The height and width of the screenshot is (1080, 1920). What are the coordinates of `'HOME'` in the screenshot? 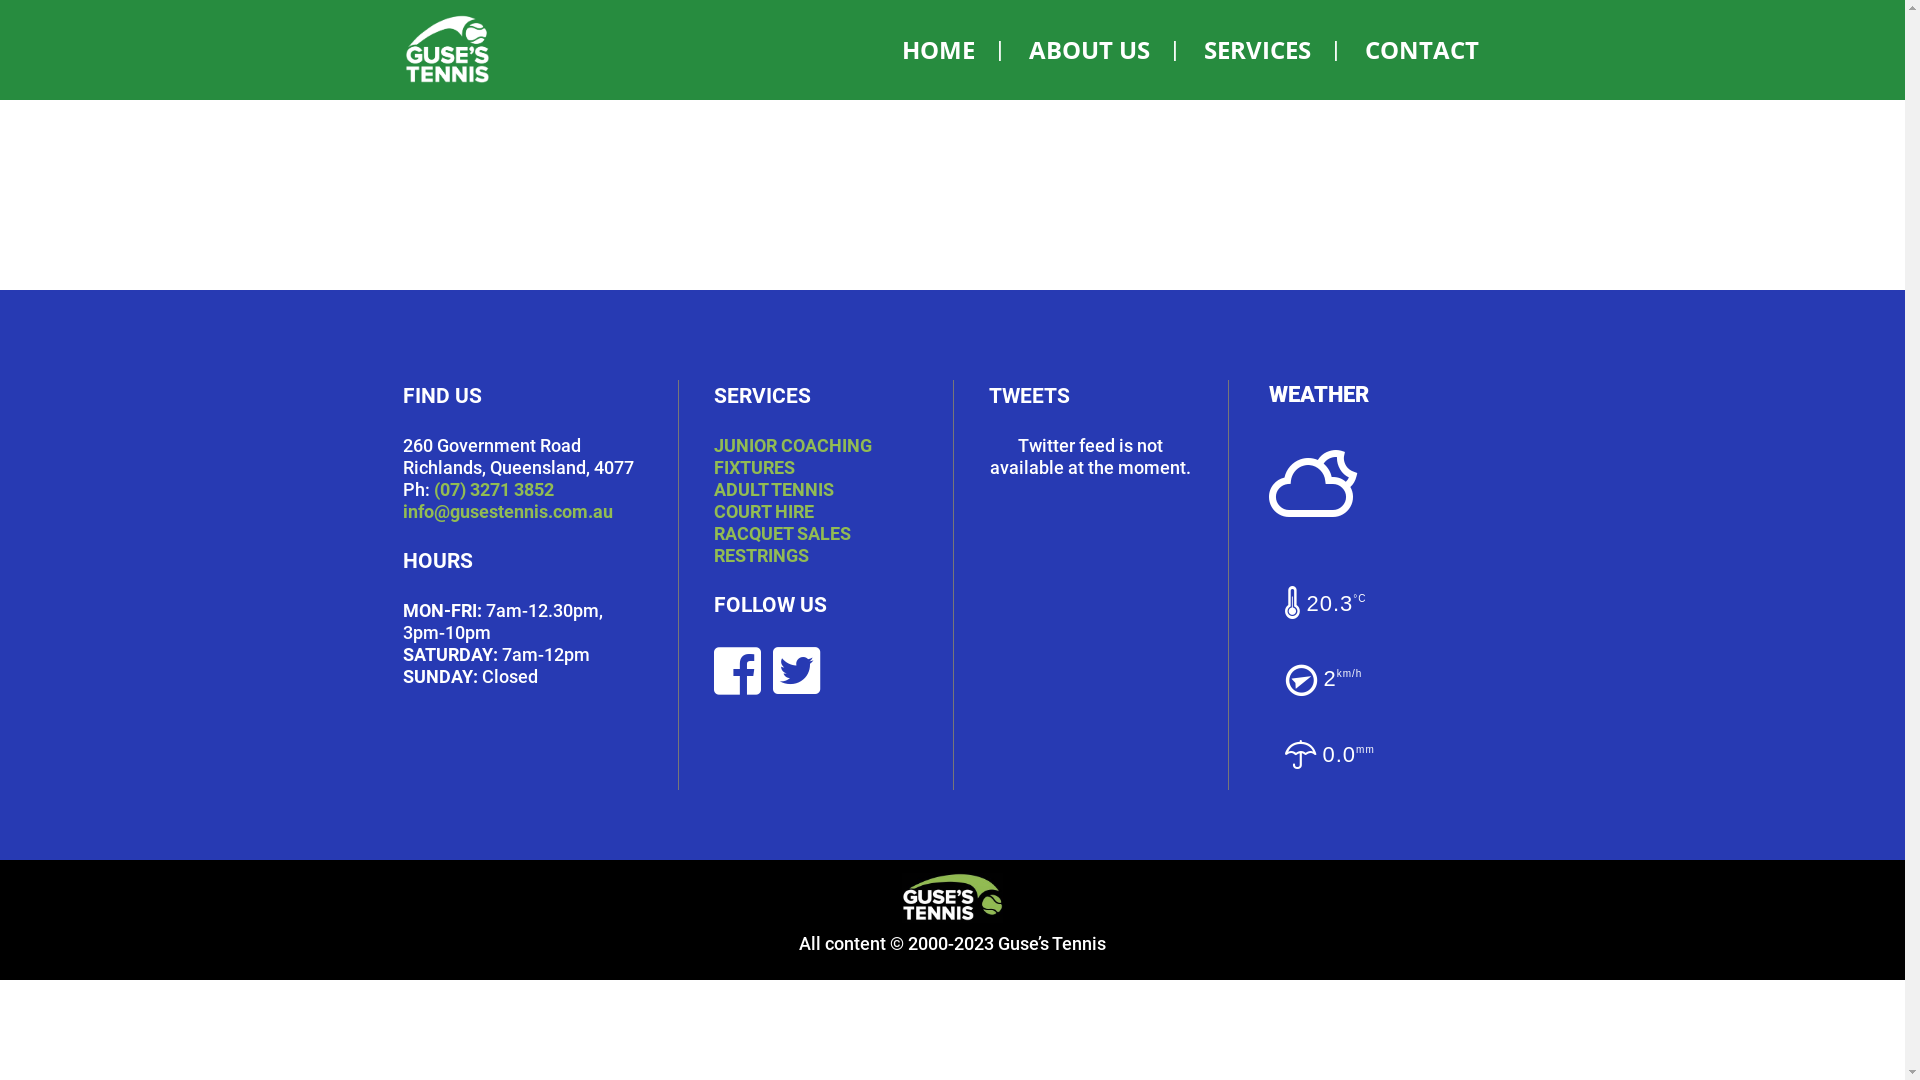 It's located at (937, 49).